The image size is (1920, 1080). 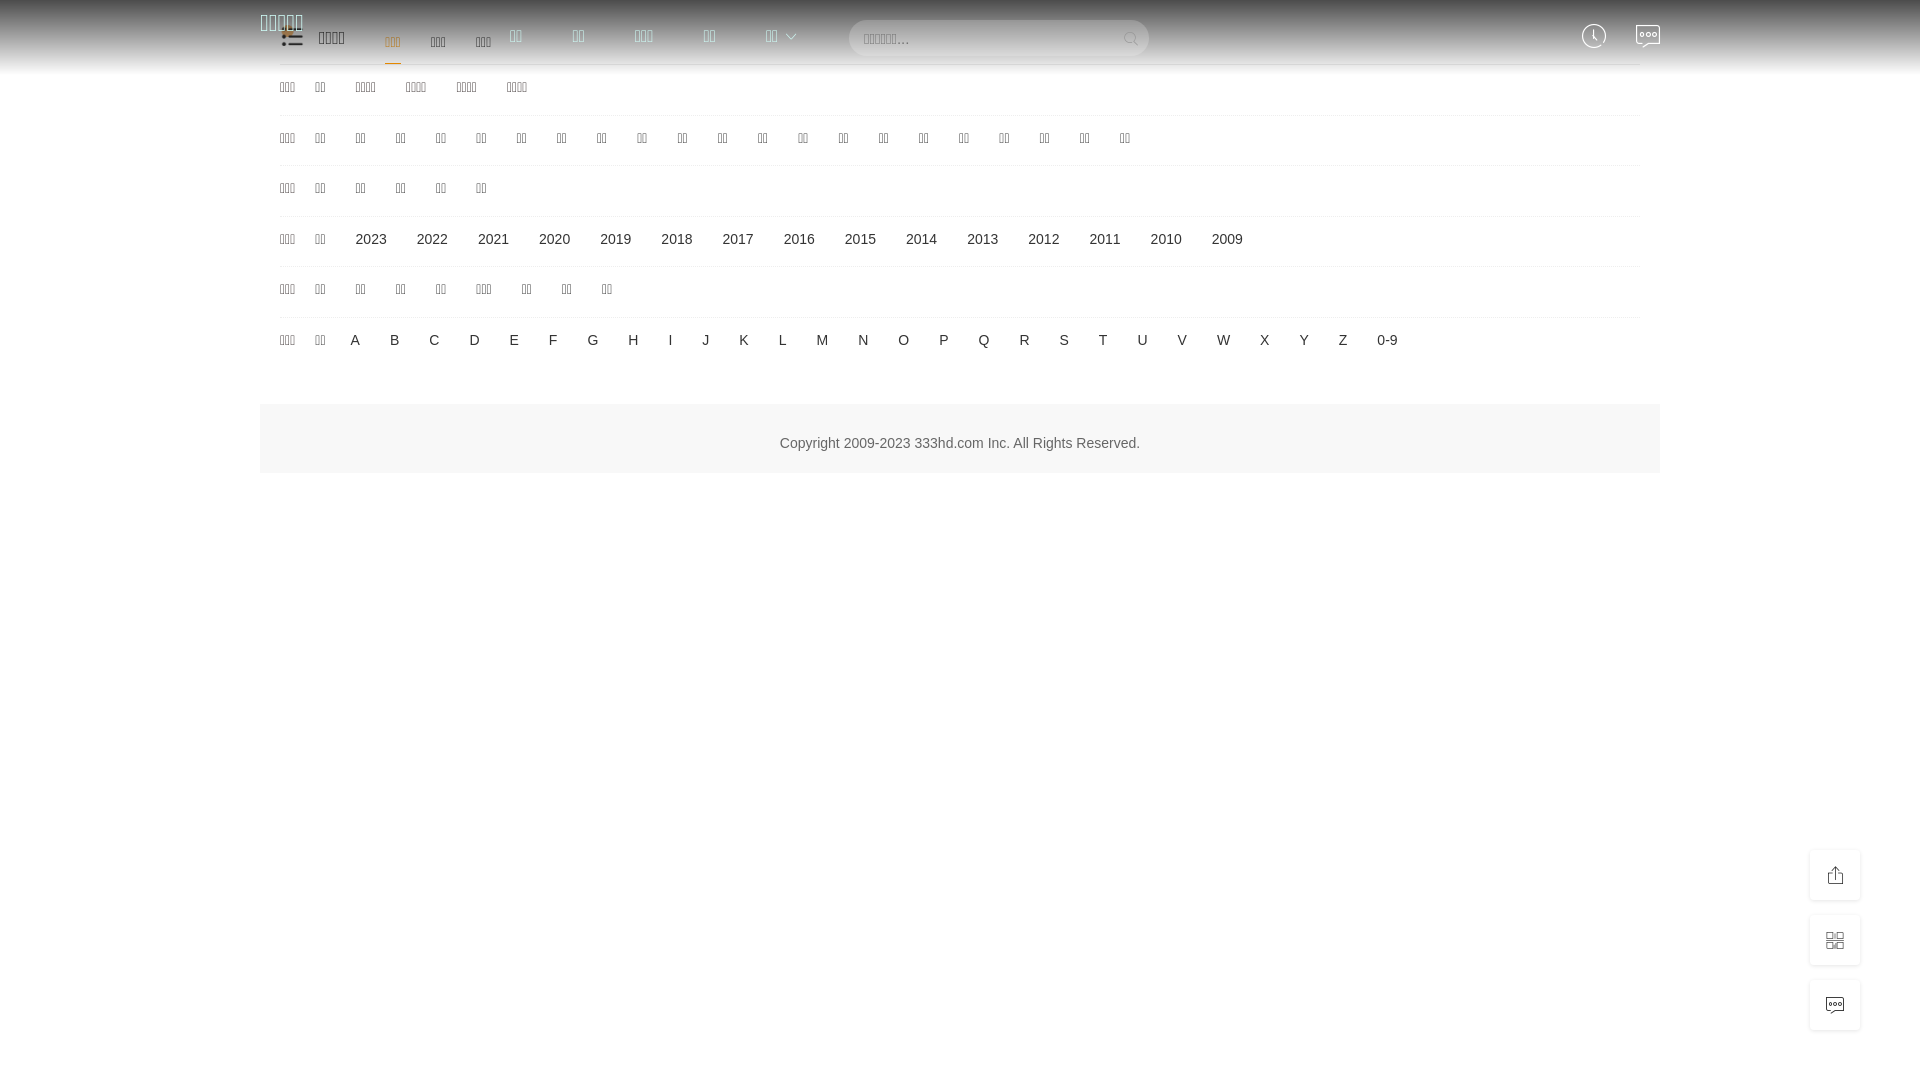 I want to click on '2014', so click(x=920, y=238).